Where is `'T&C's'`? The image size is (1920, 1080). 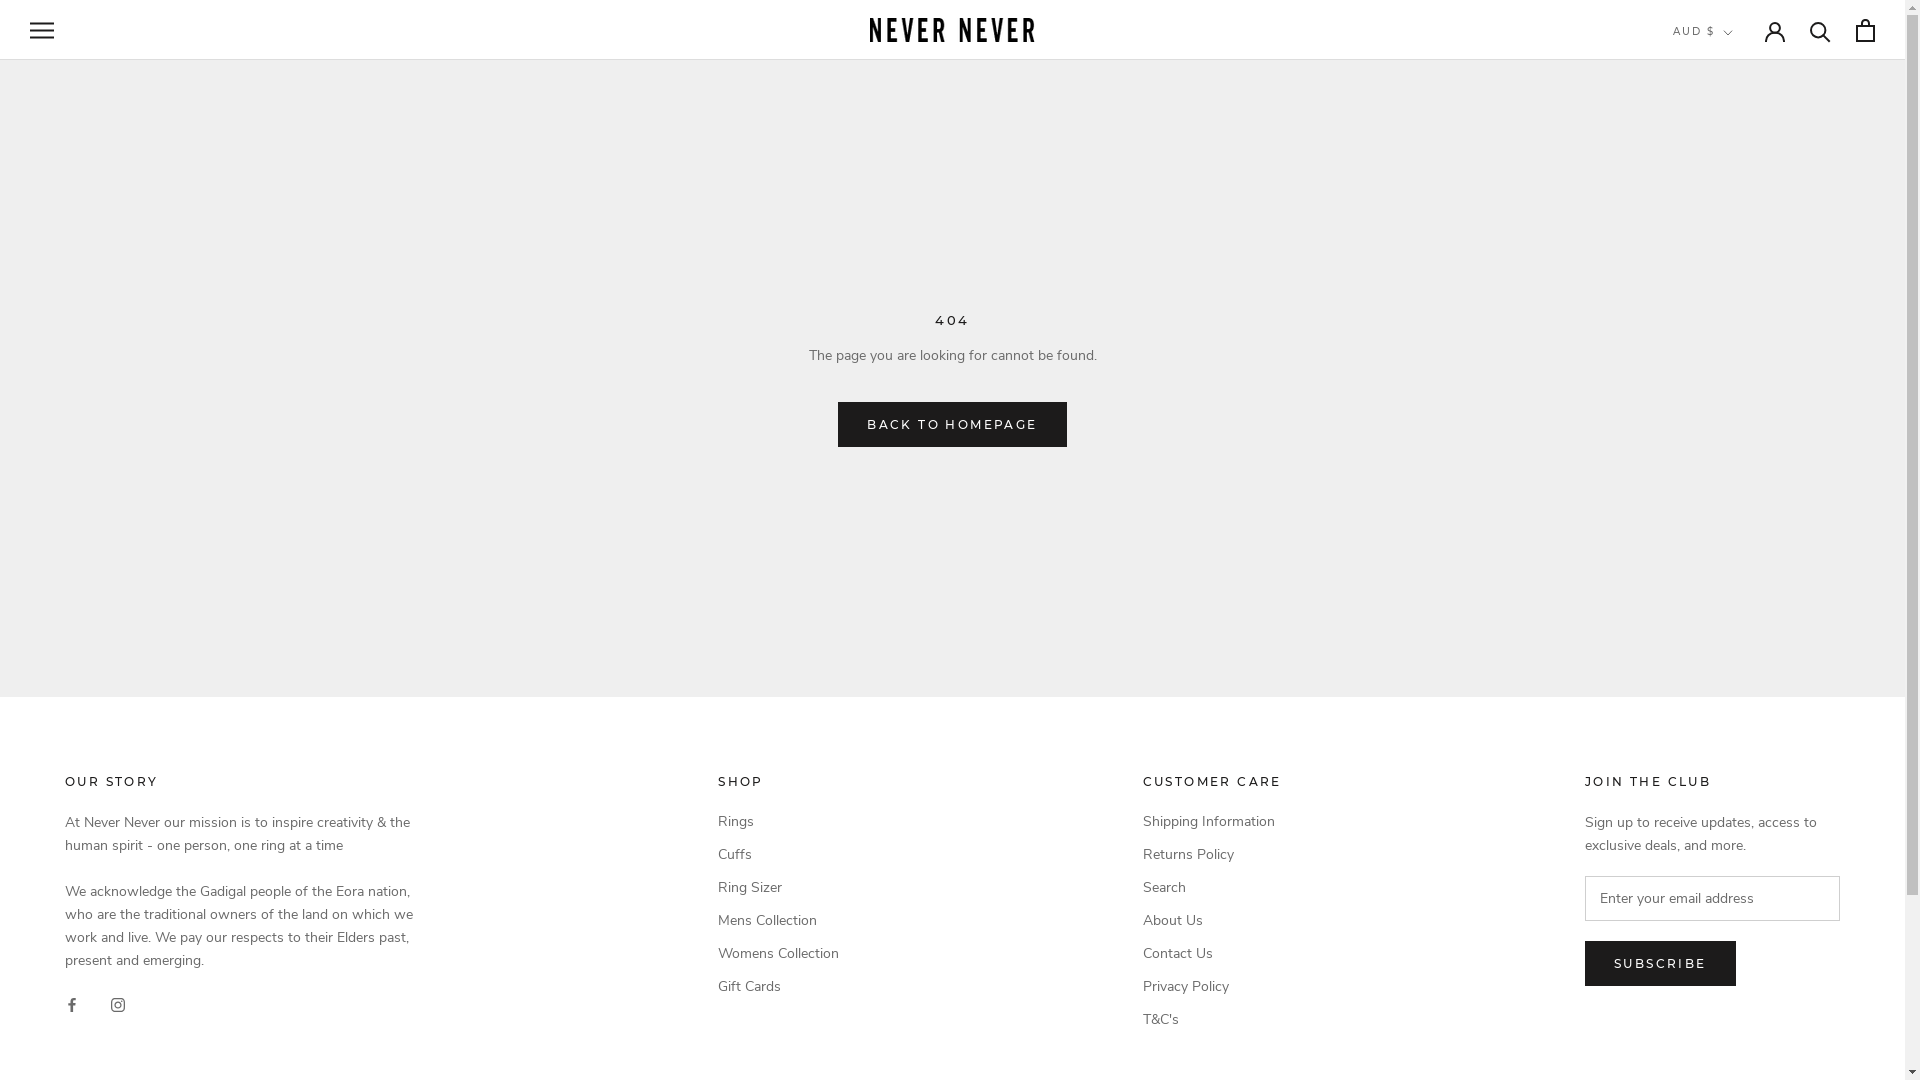
'T&C's' is located at coordinates (1211, 1019).